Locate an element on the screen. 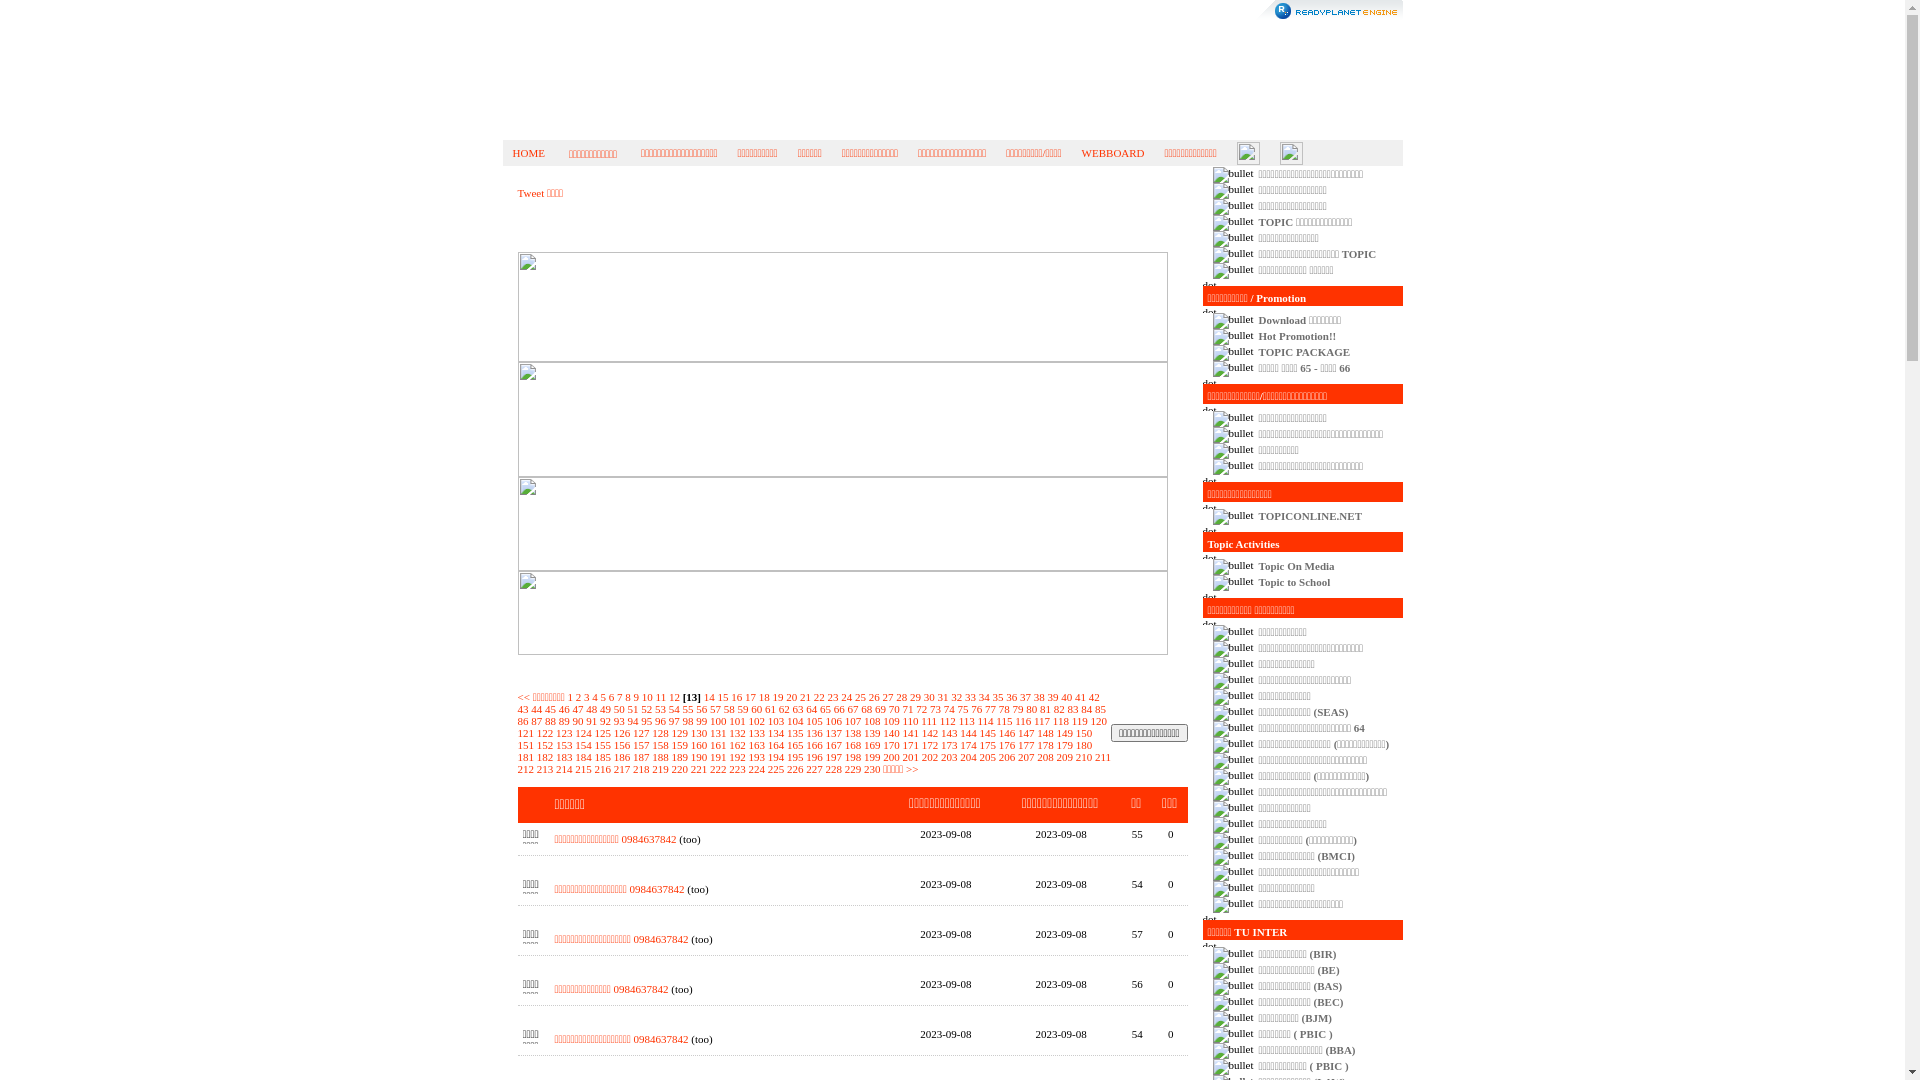  '104' is located at coordinates (794, 721).